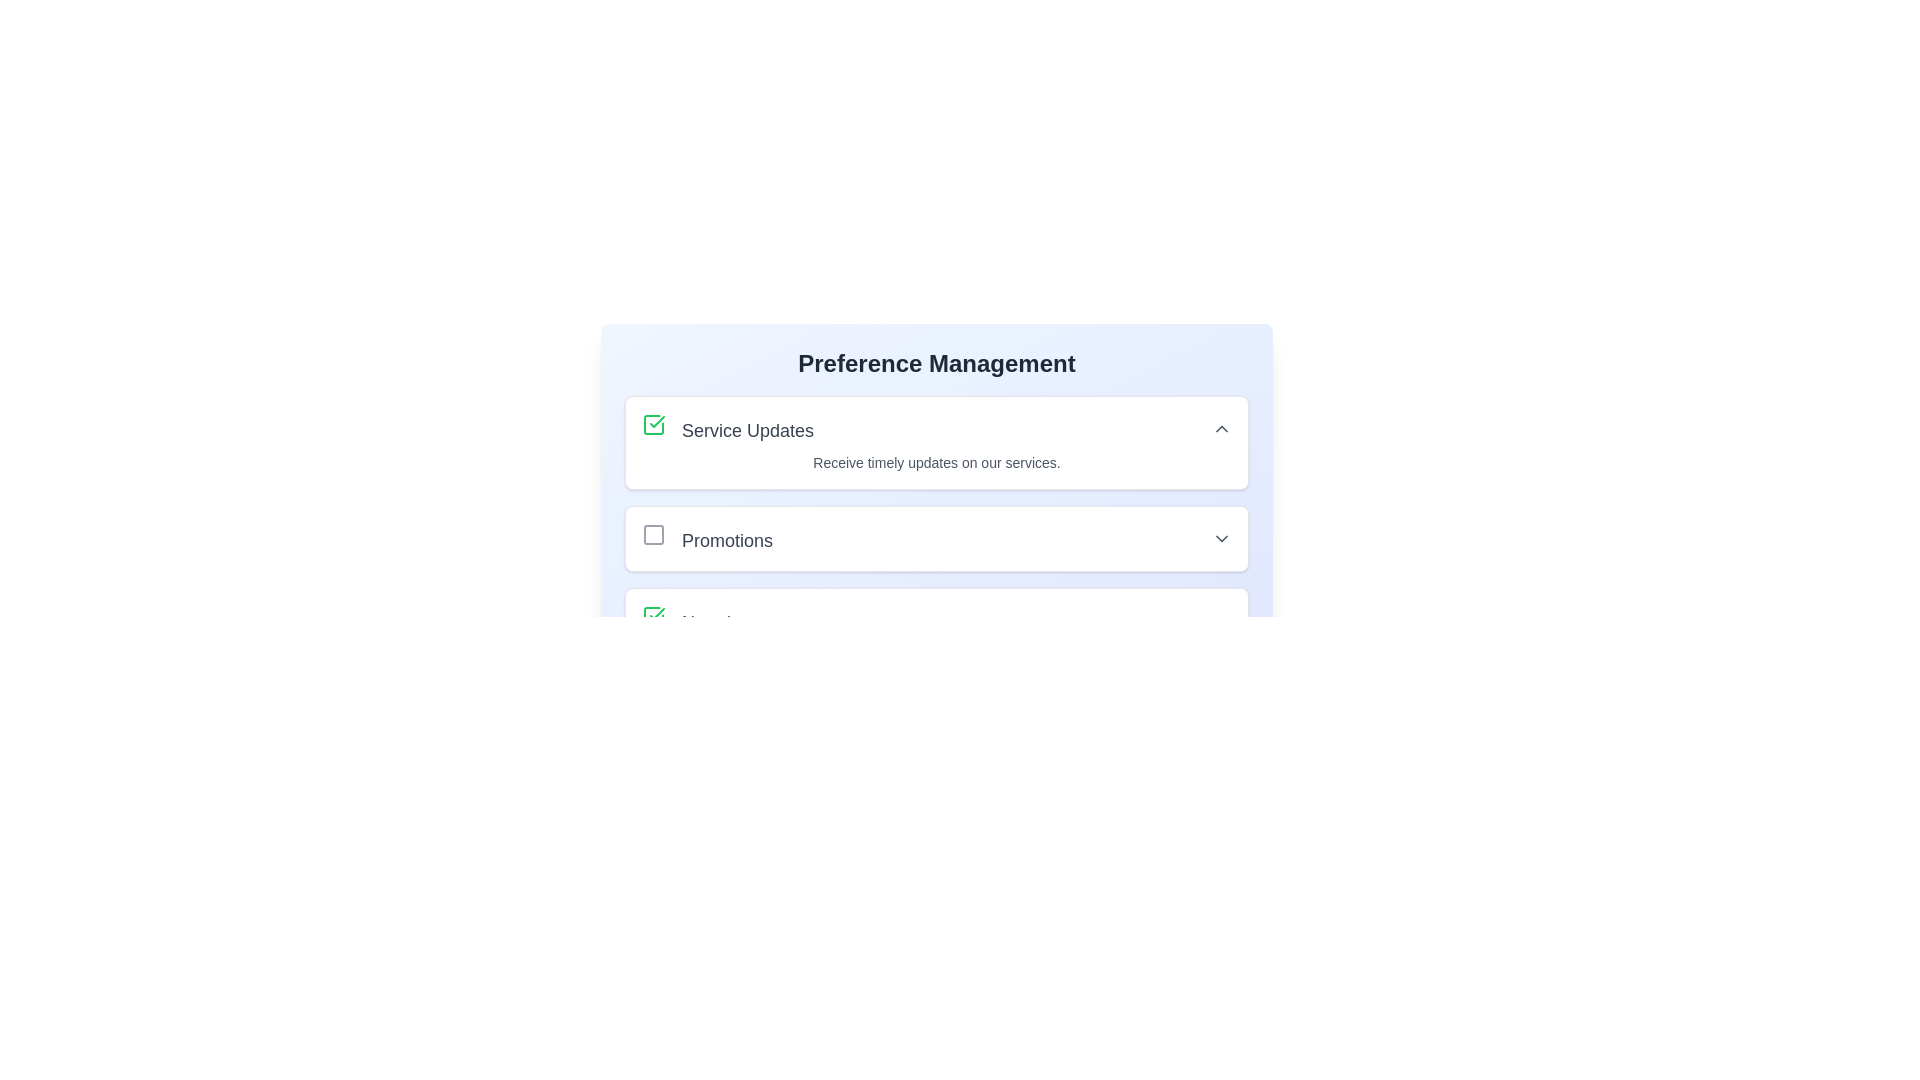 Image resolution: width=1920 pixels, height=1080 pixels. What do you see at coordinates (727, 427) in the screenshot?
I see `label 'Service Updates' which is a text element styled with a medium font size and gray color, located in the first option section of the 'Preference Management' layout, adjacent to a checkbox` at bounding box center [727, 427].